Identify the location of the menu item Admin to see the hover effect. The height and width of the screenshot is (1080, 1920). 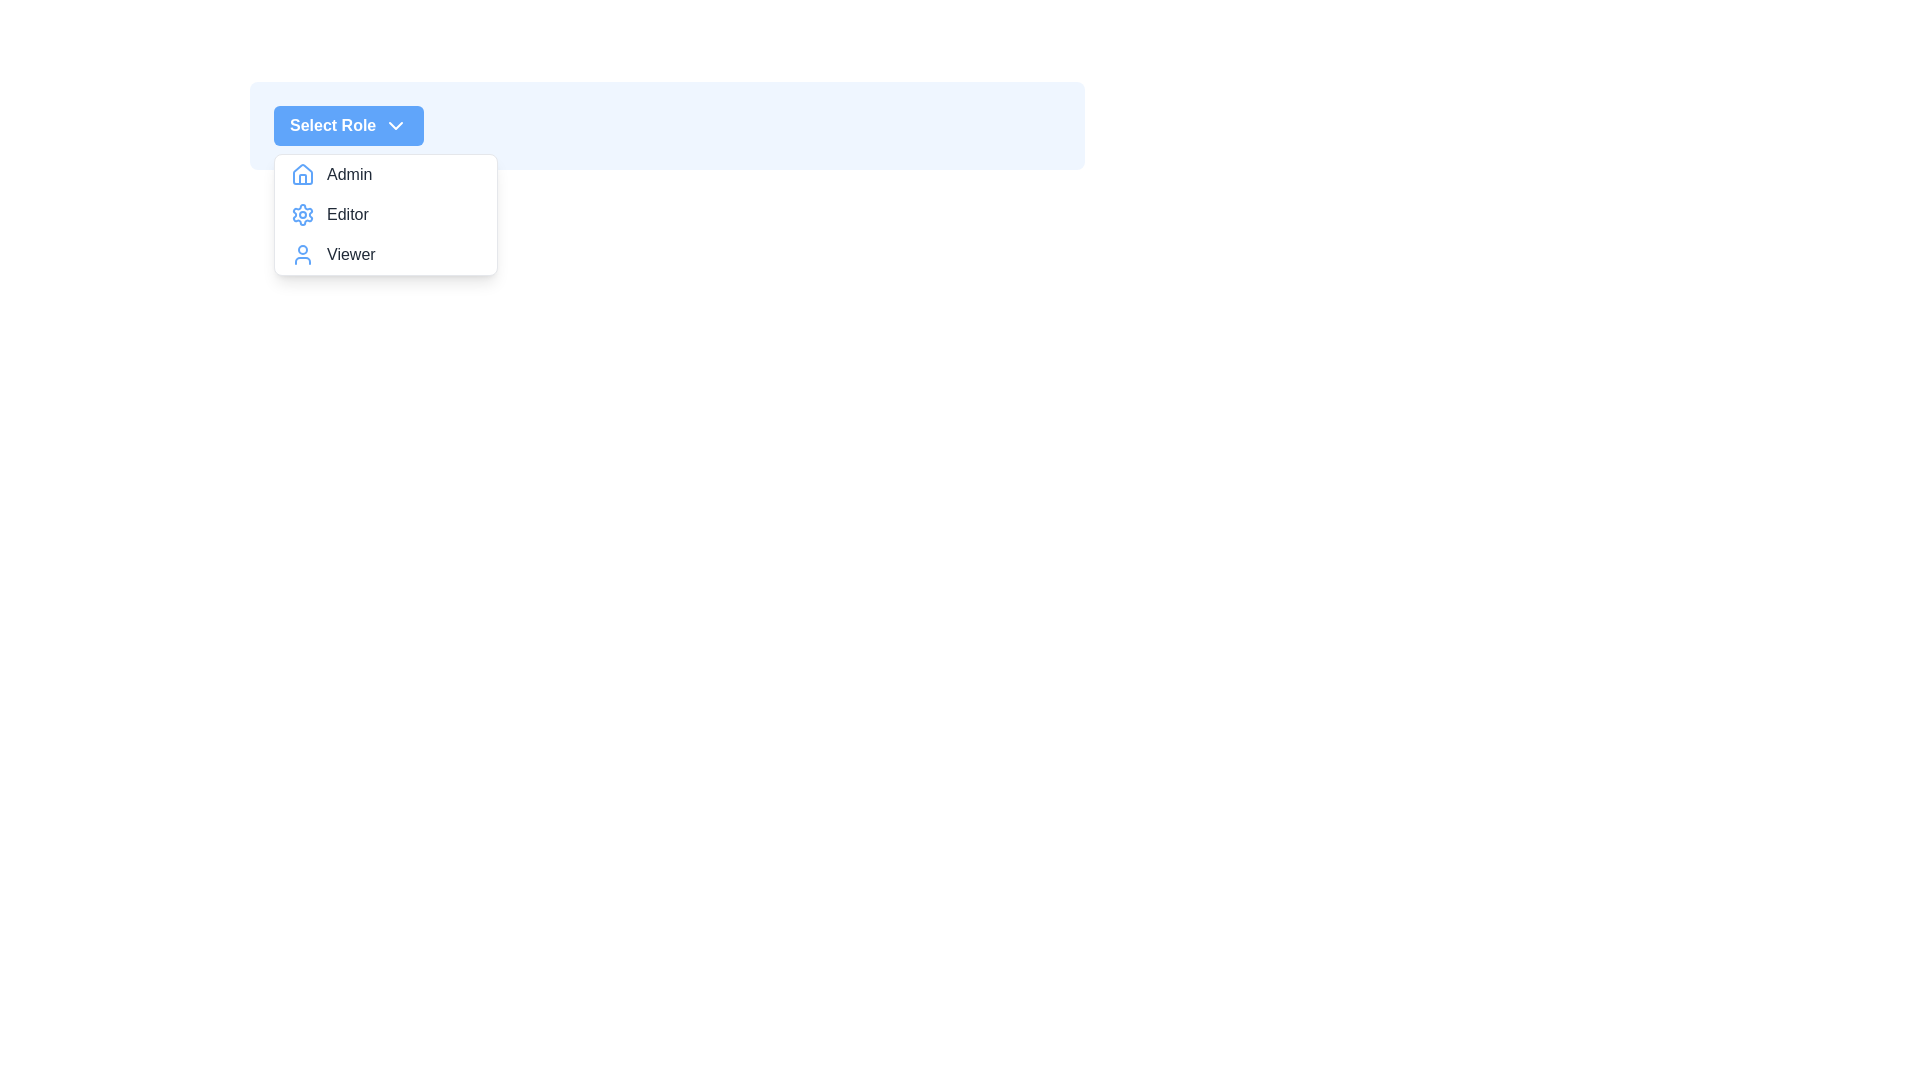
(385, 173).